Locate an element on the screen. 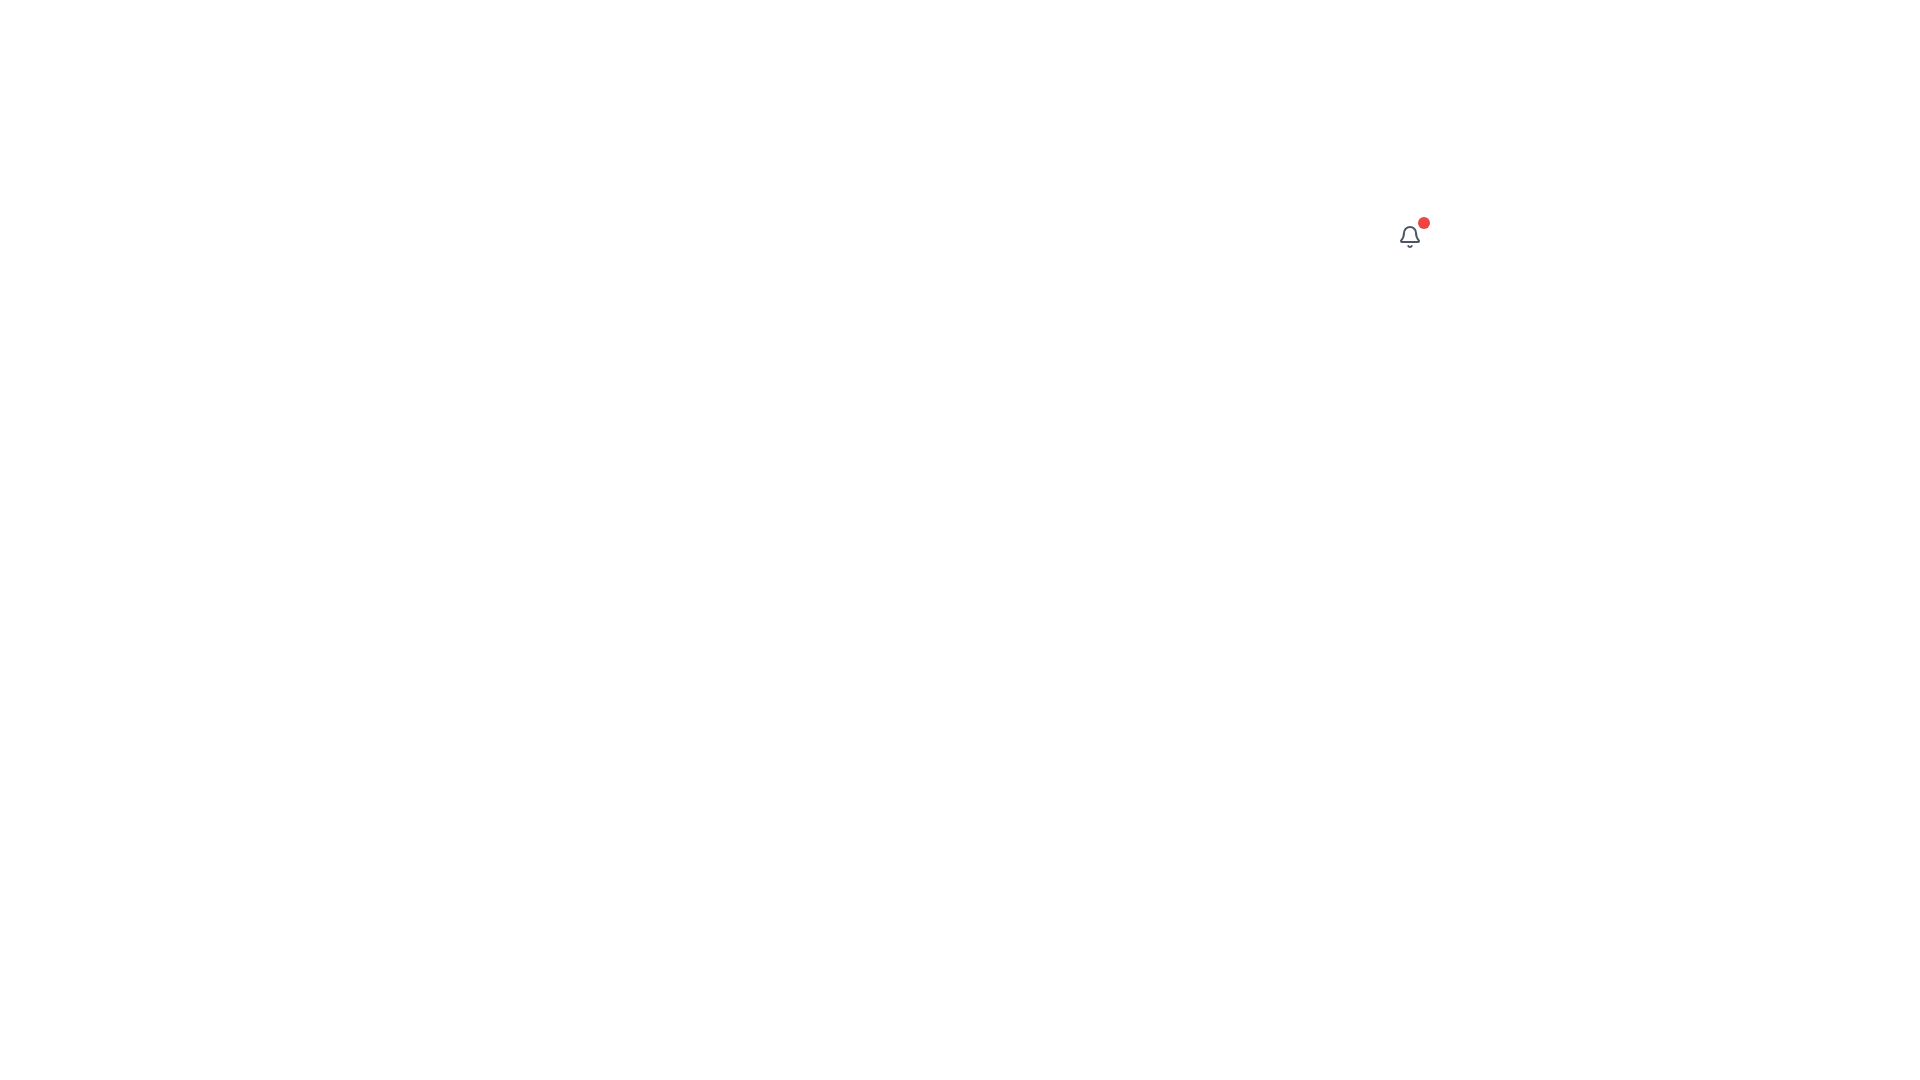 The width and height of the screenshot is (1920, 1080). the Button with a notification indicator located at the top-right of the interface is located at coordinates (1409, 235).